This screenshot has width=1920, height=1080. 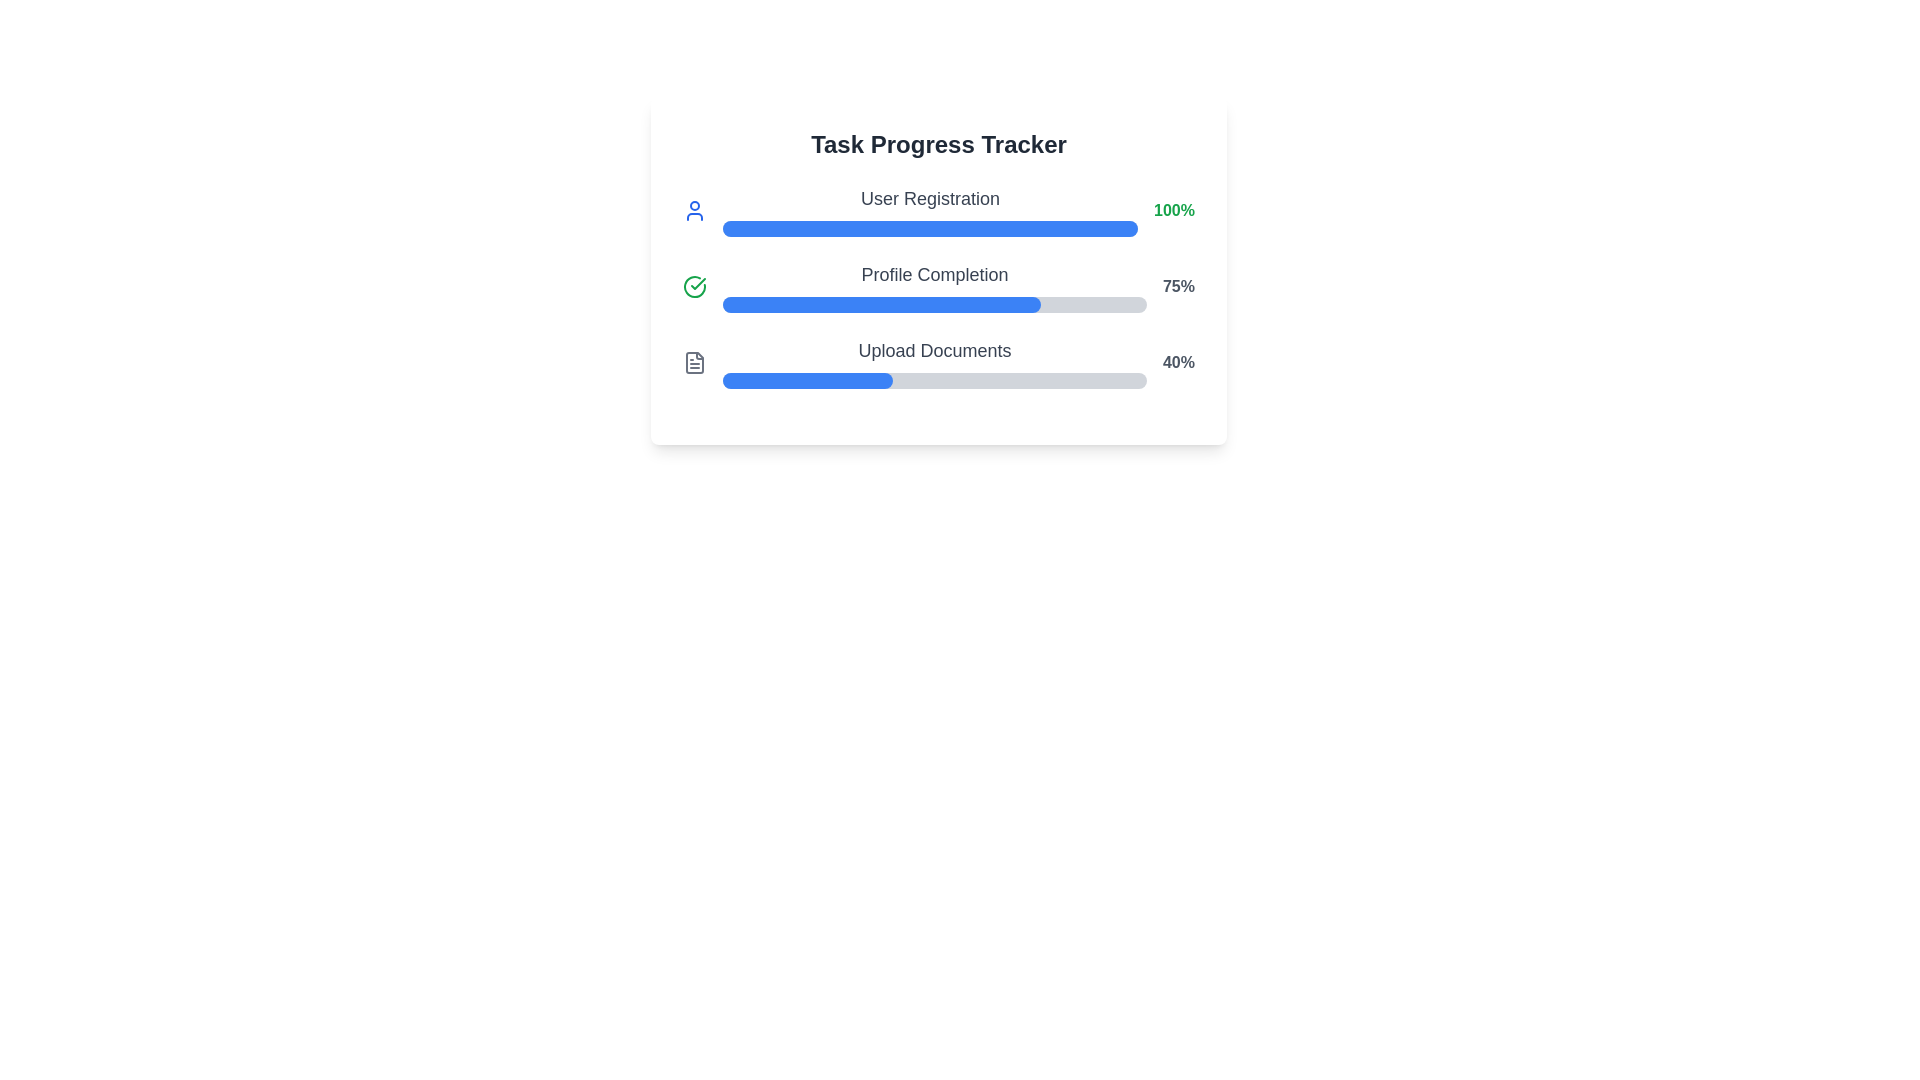 I want to click on the progress bar indicating the completion of the 'User Registration' process within the 'Task Progress Tracker' card, so click(x=929, y=227).